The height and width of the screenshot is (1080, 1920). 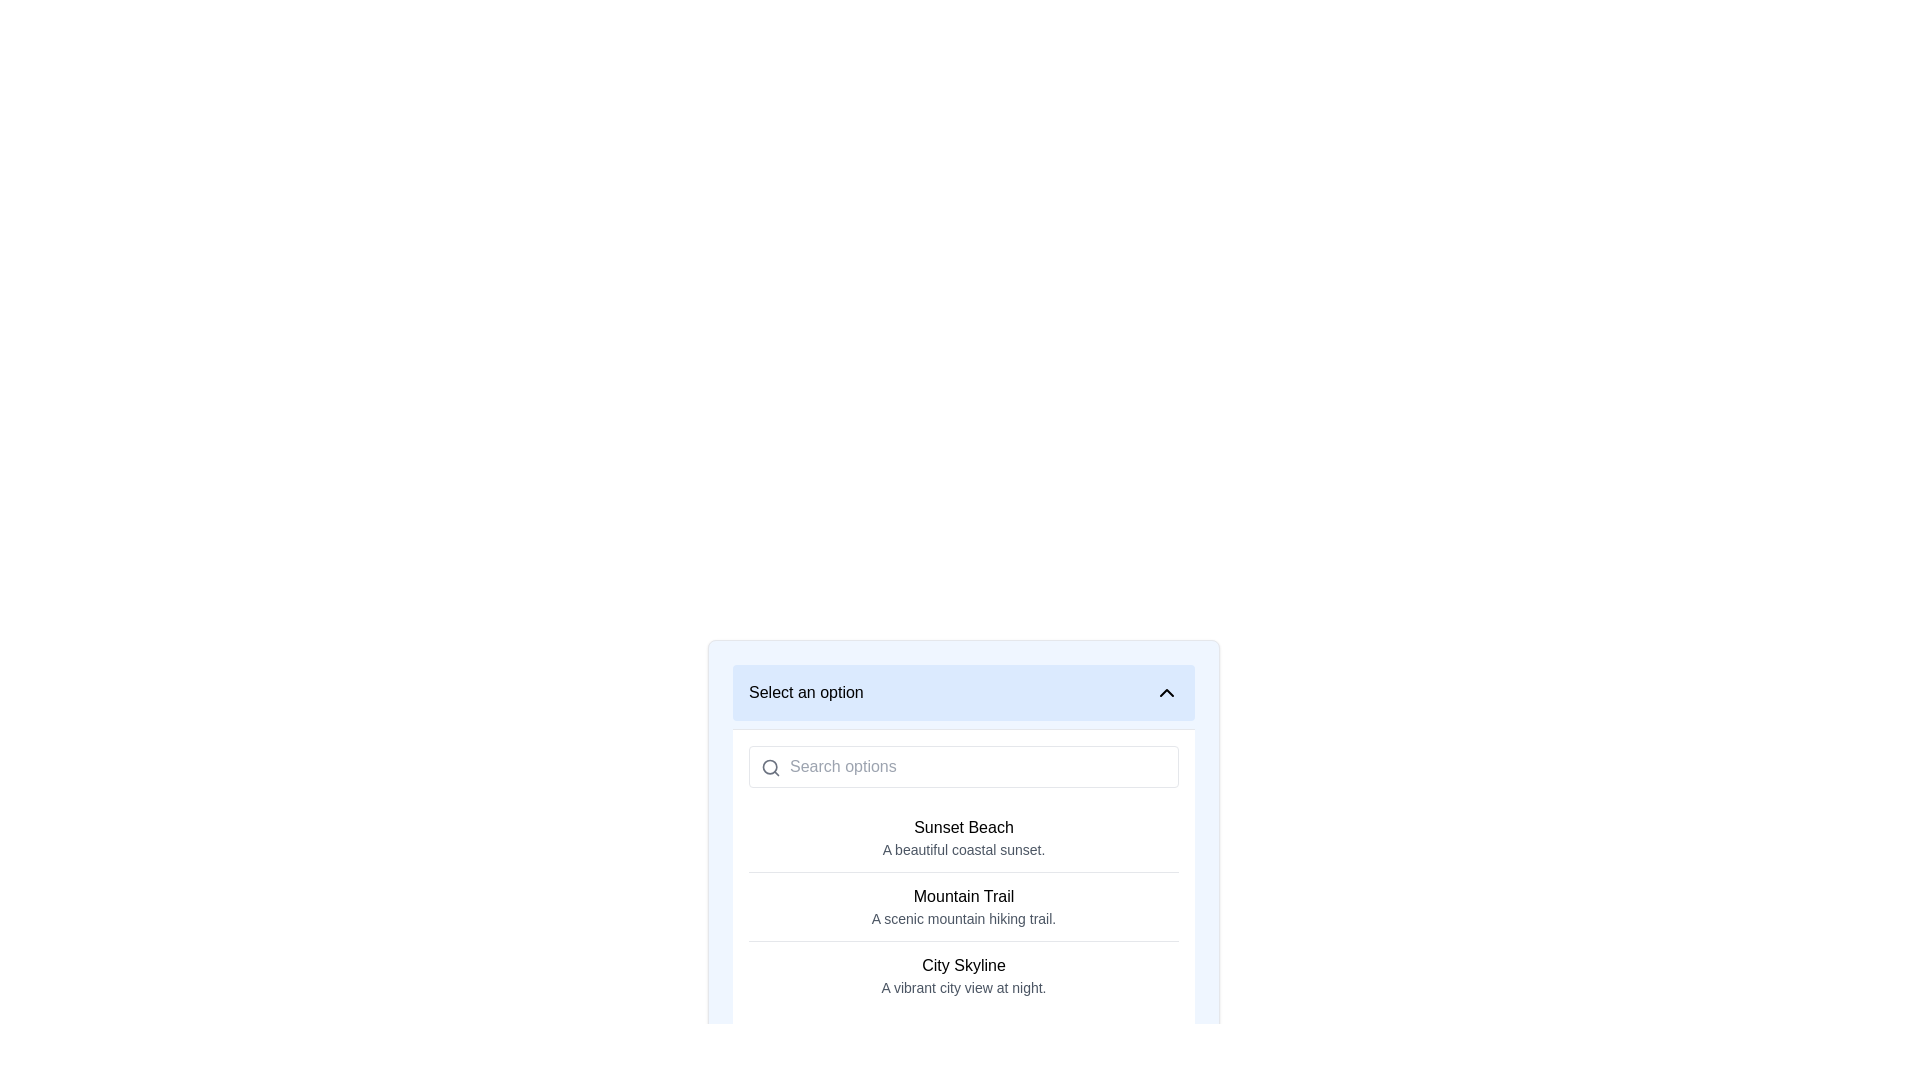 What do you see at coordinates (964, 918) in the screenshot?
I see `the descriptive text element that provides additional information about the 'Mountain Trail' option in the dropdown list, which is located below the 'Mountain Trail' label` at bounding box center [964, 918].